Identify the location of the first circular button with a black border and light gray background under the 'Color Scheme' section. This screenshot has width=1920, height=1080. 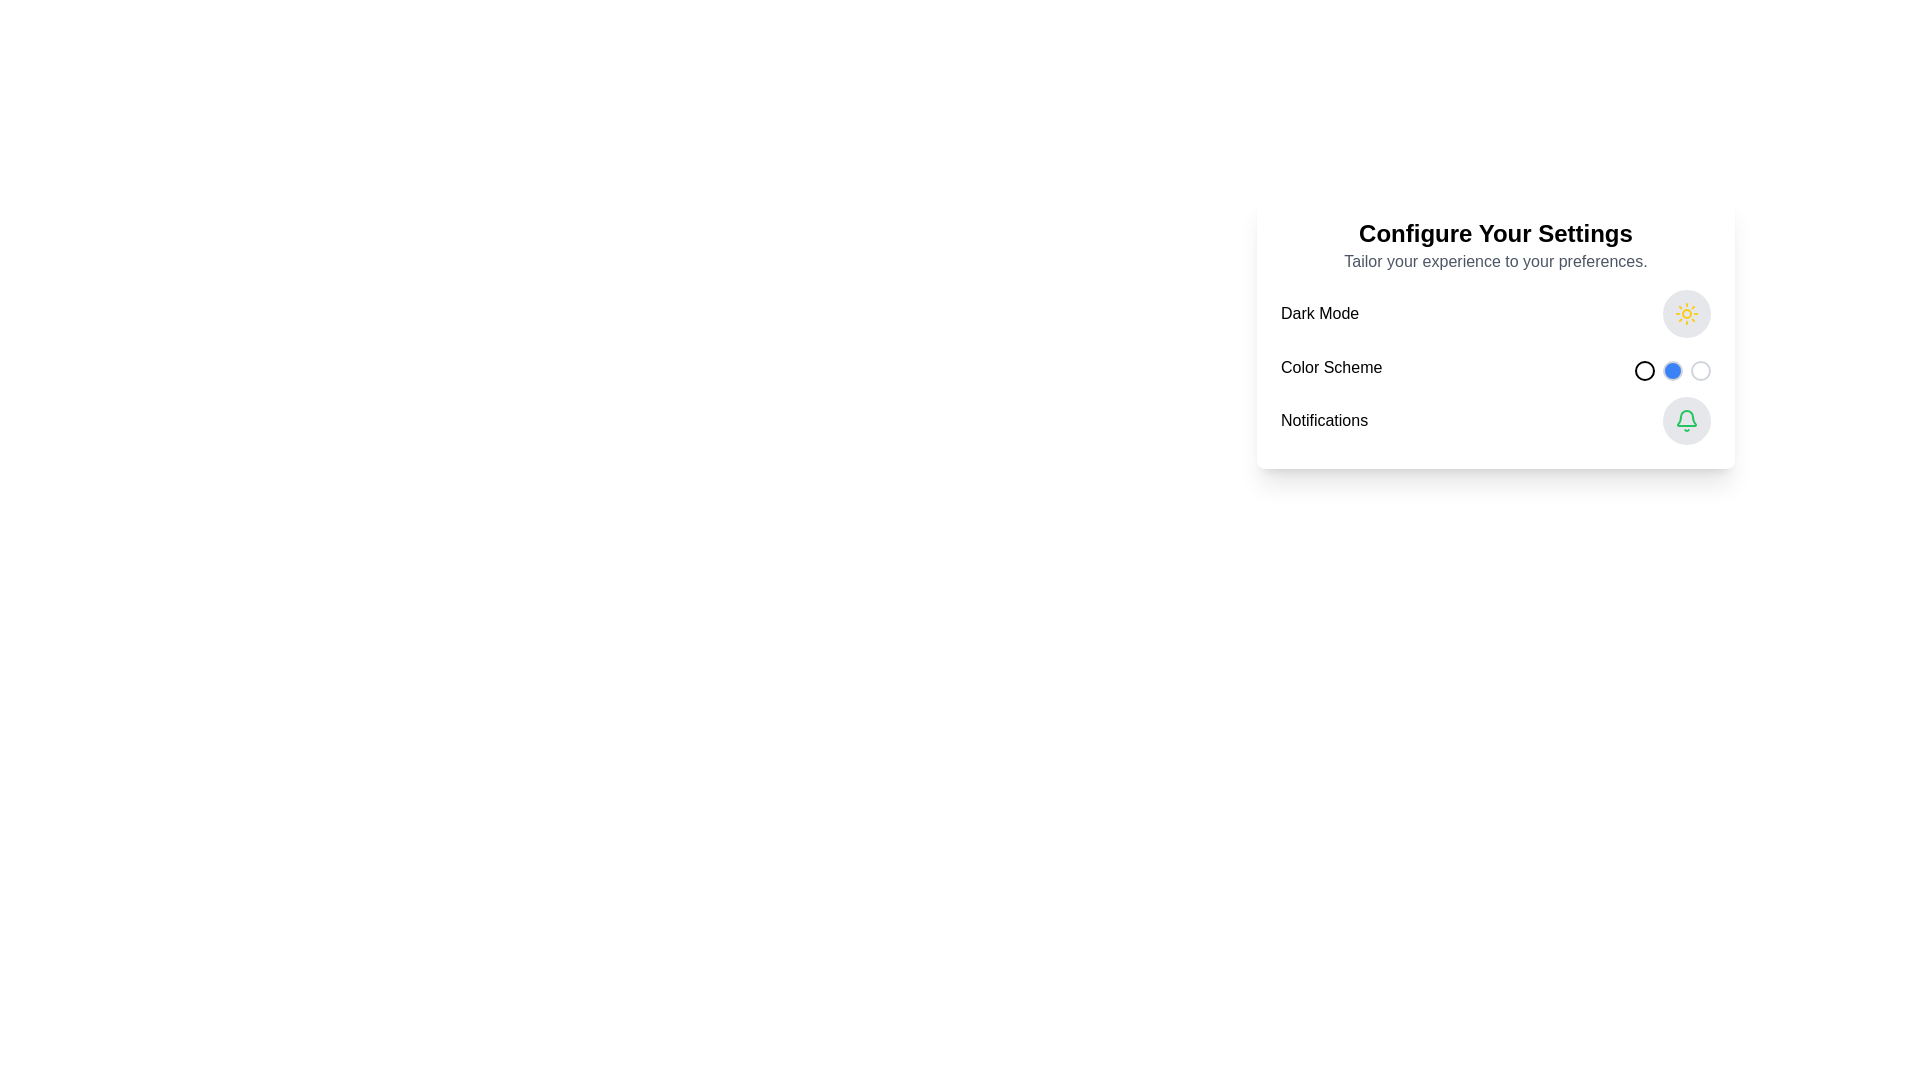
(1645, 370).